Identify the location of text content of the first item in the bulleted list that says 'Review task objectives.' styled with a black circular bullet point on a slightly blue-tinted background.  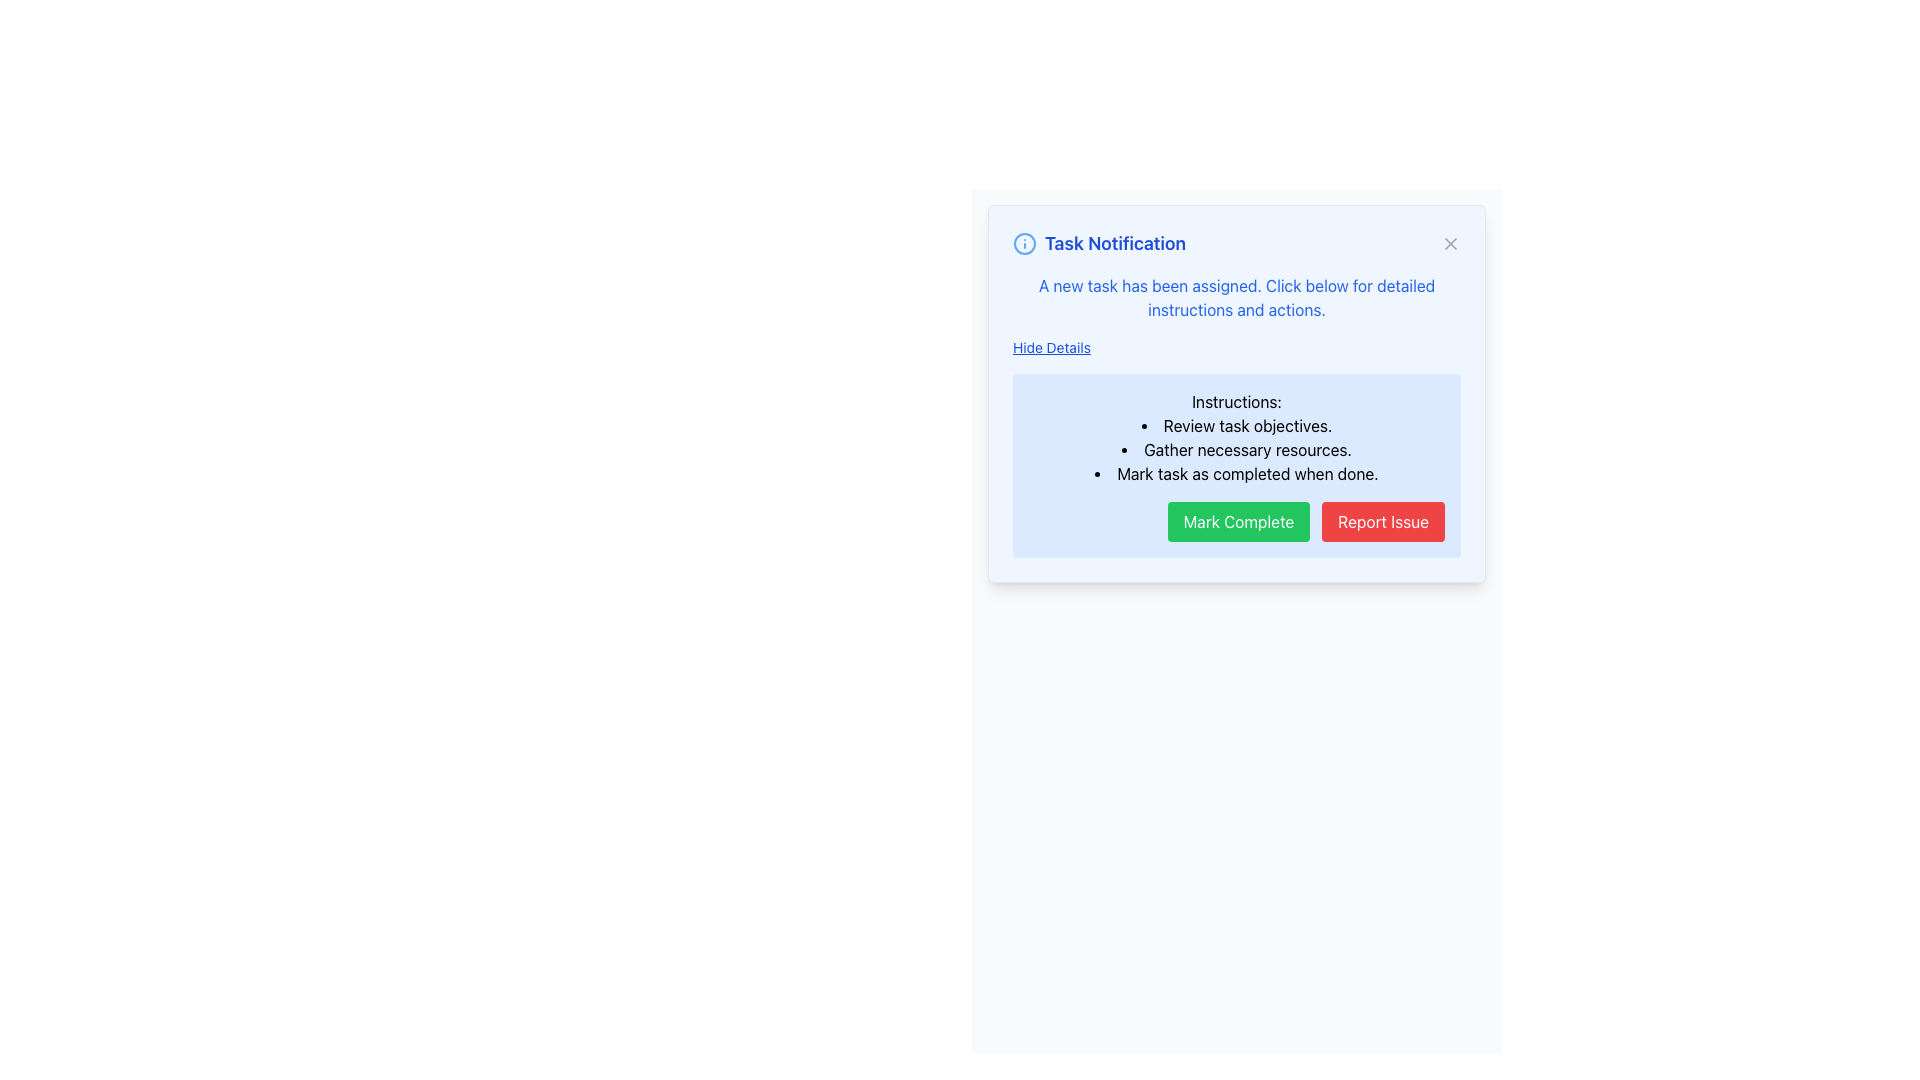
(1236, 424).